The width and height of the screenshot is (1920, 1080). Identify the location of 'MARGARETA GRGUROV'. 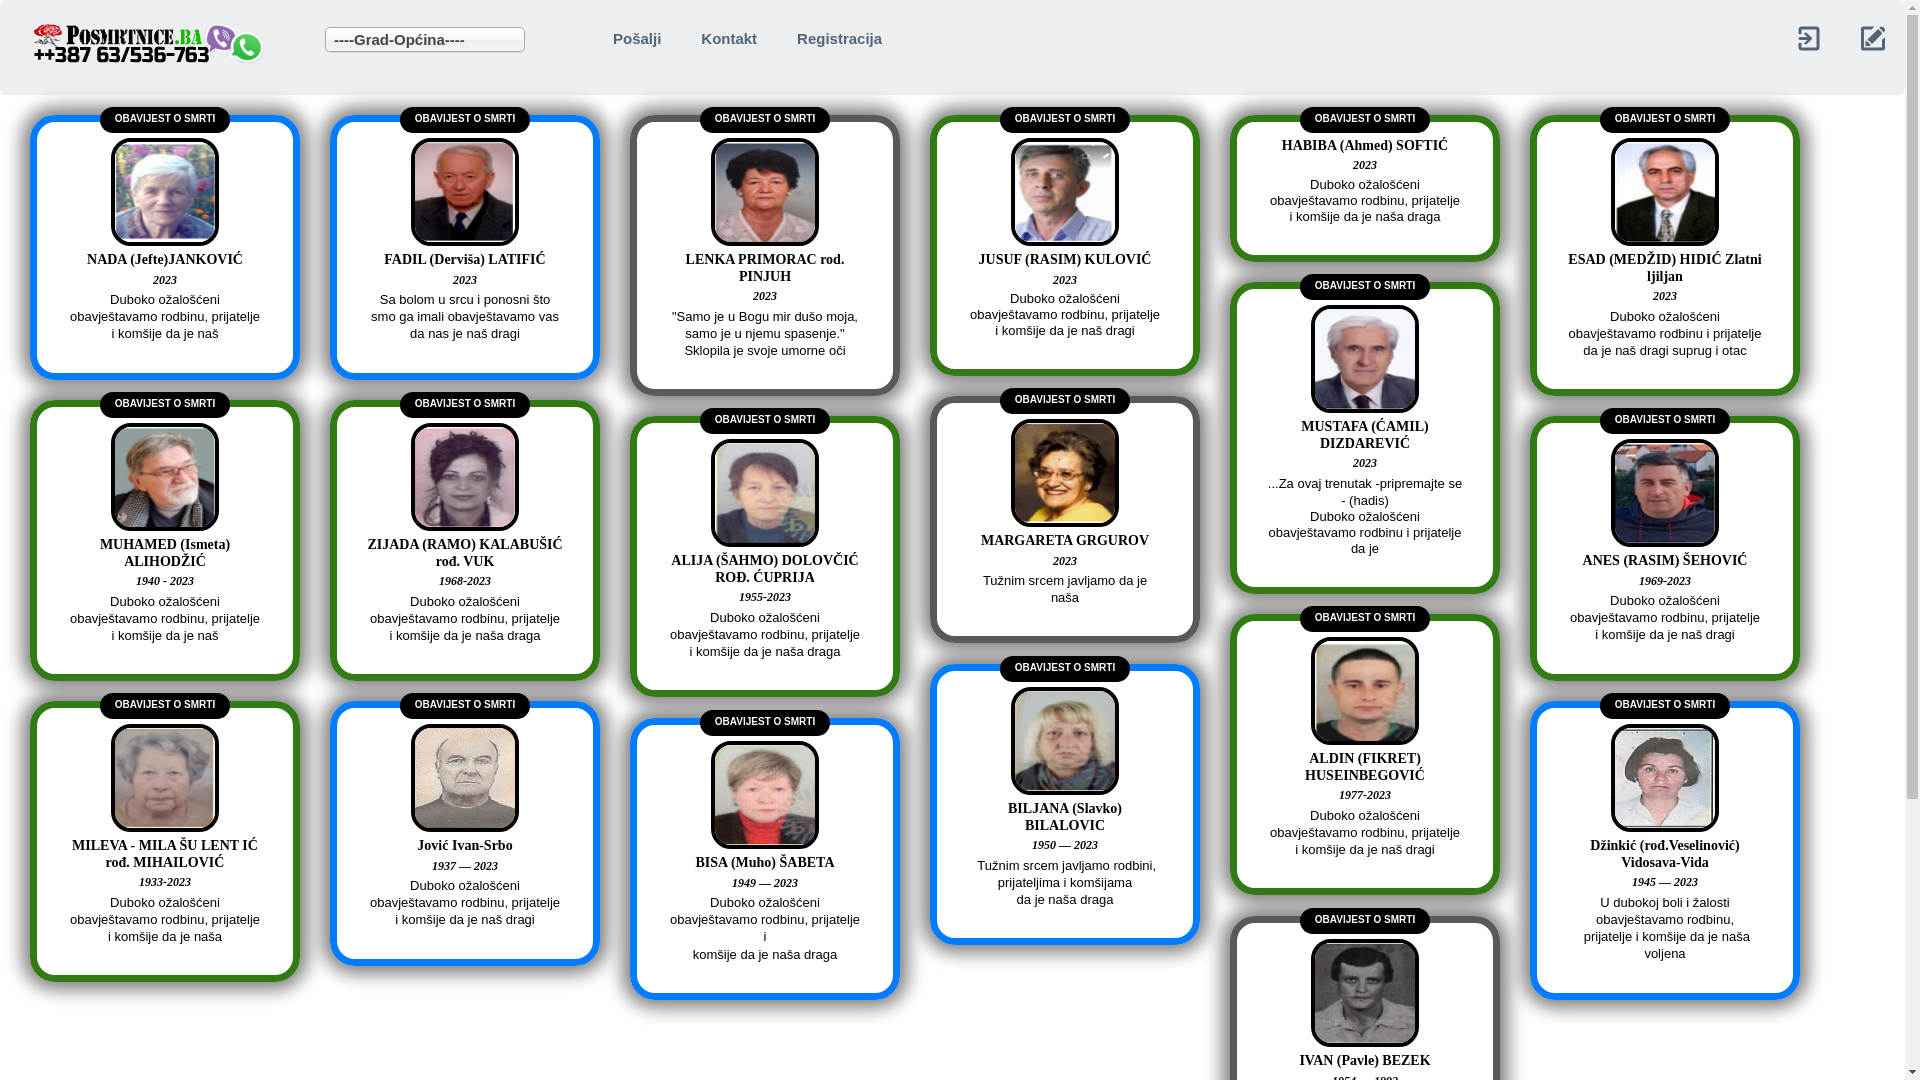
(1064, 551).